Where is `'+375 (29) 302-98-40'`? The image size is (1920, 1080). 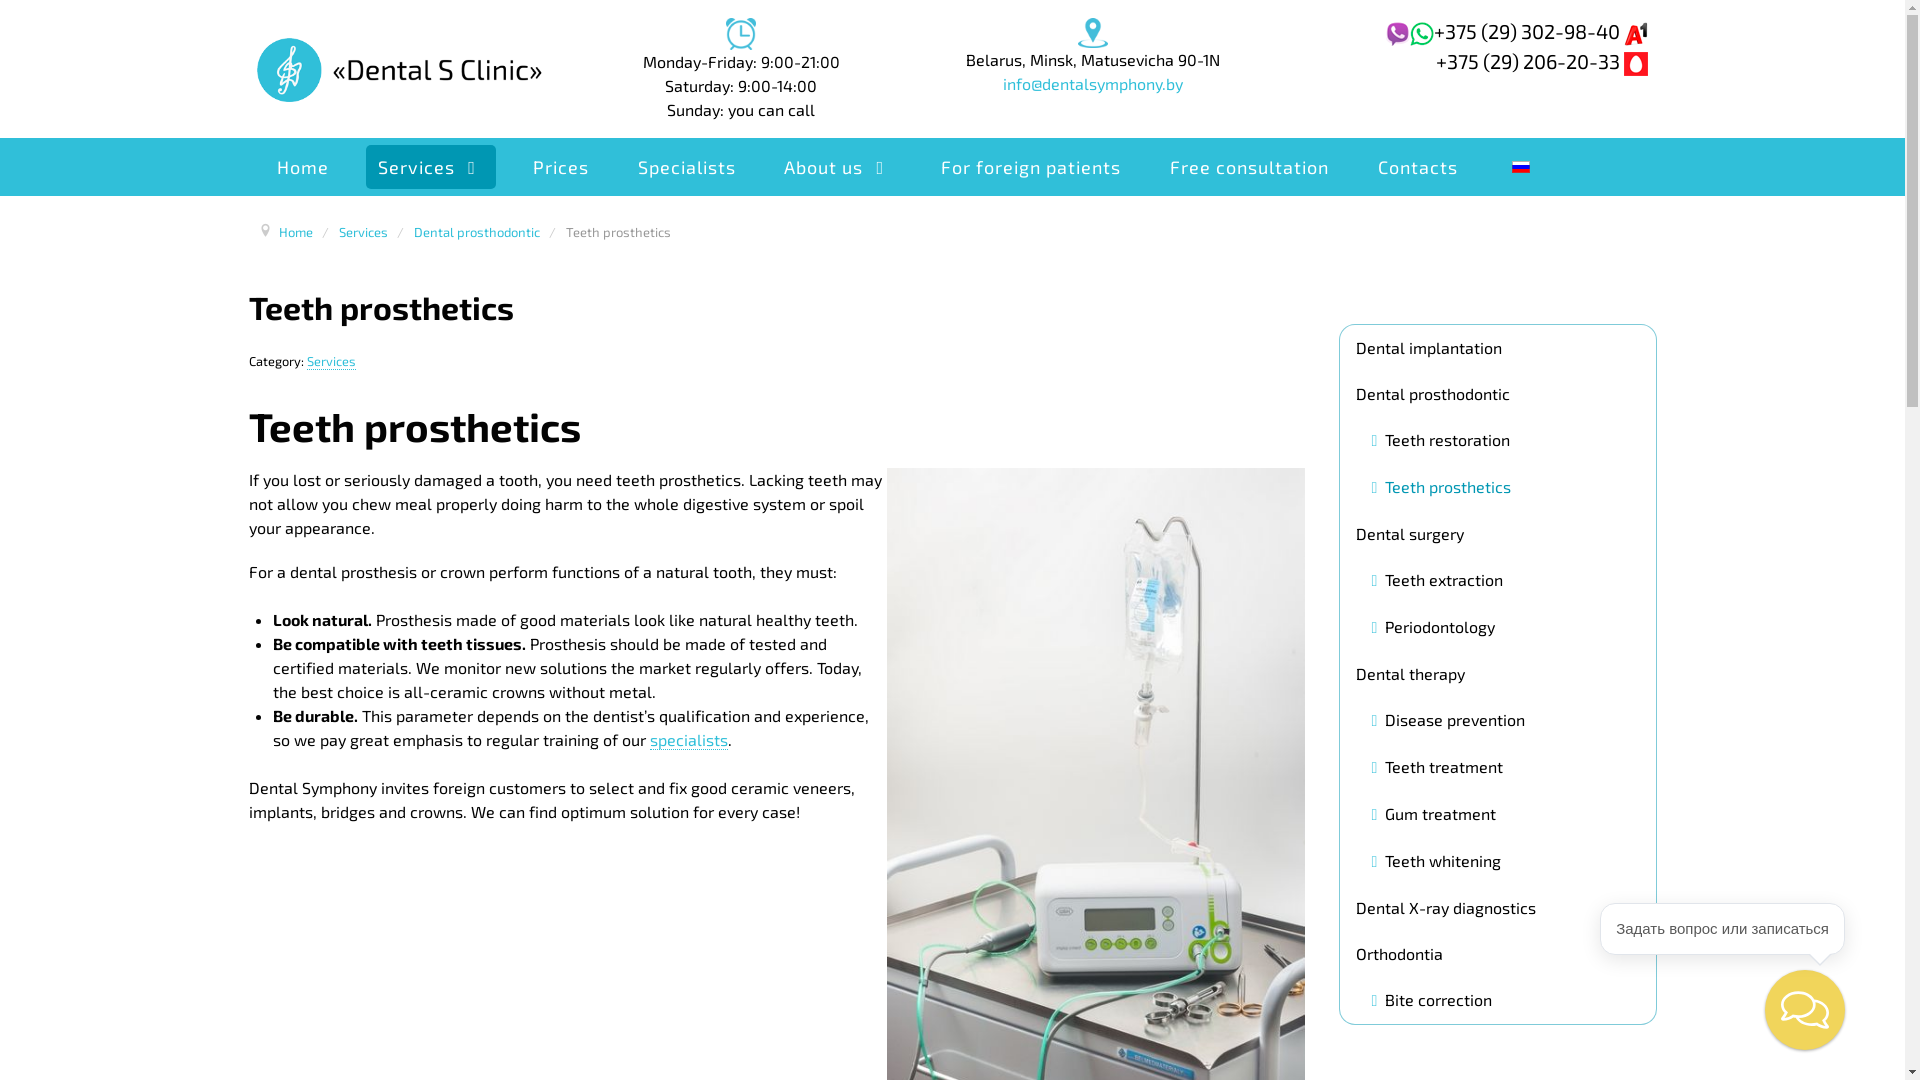
'+375 (29) 302-98-40' is located at coordinates (1539, 30).